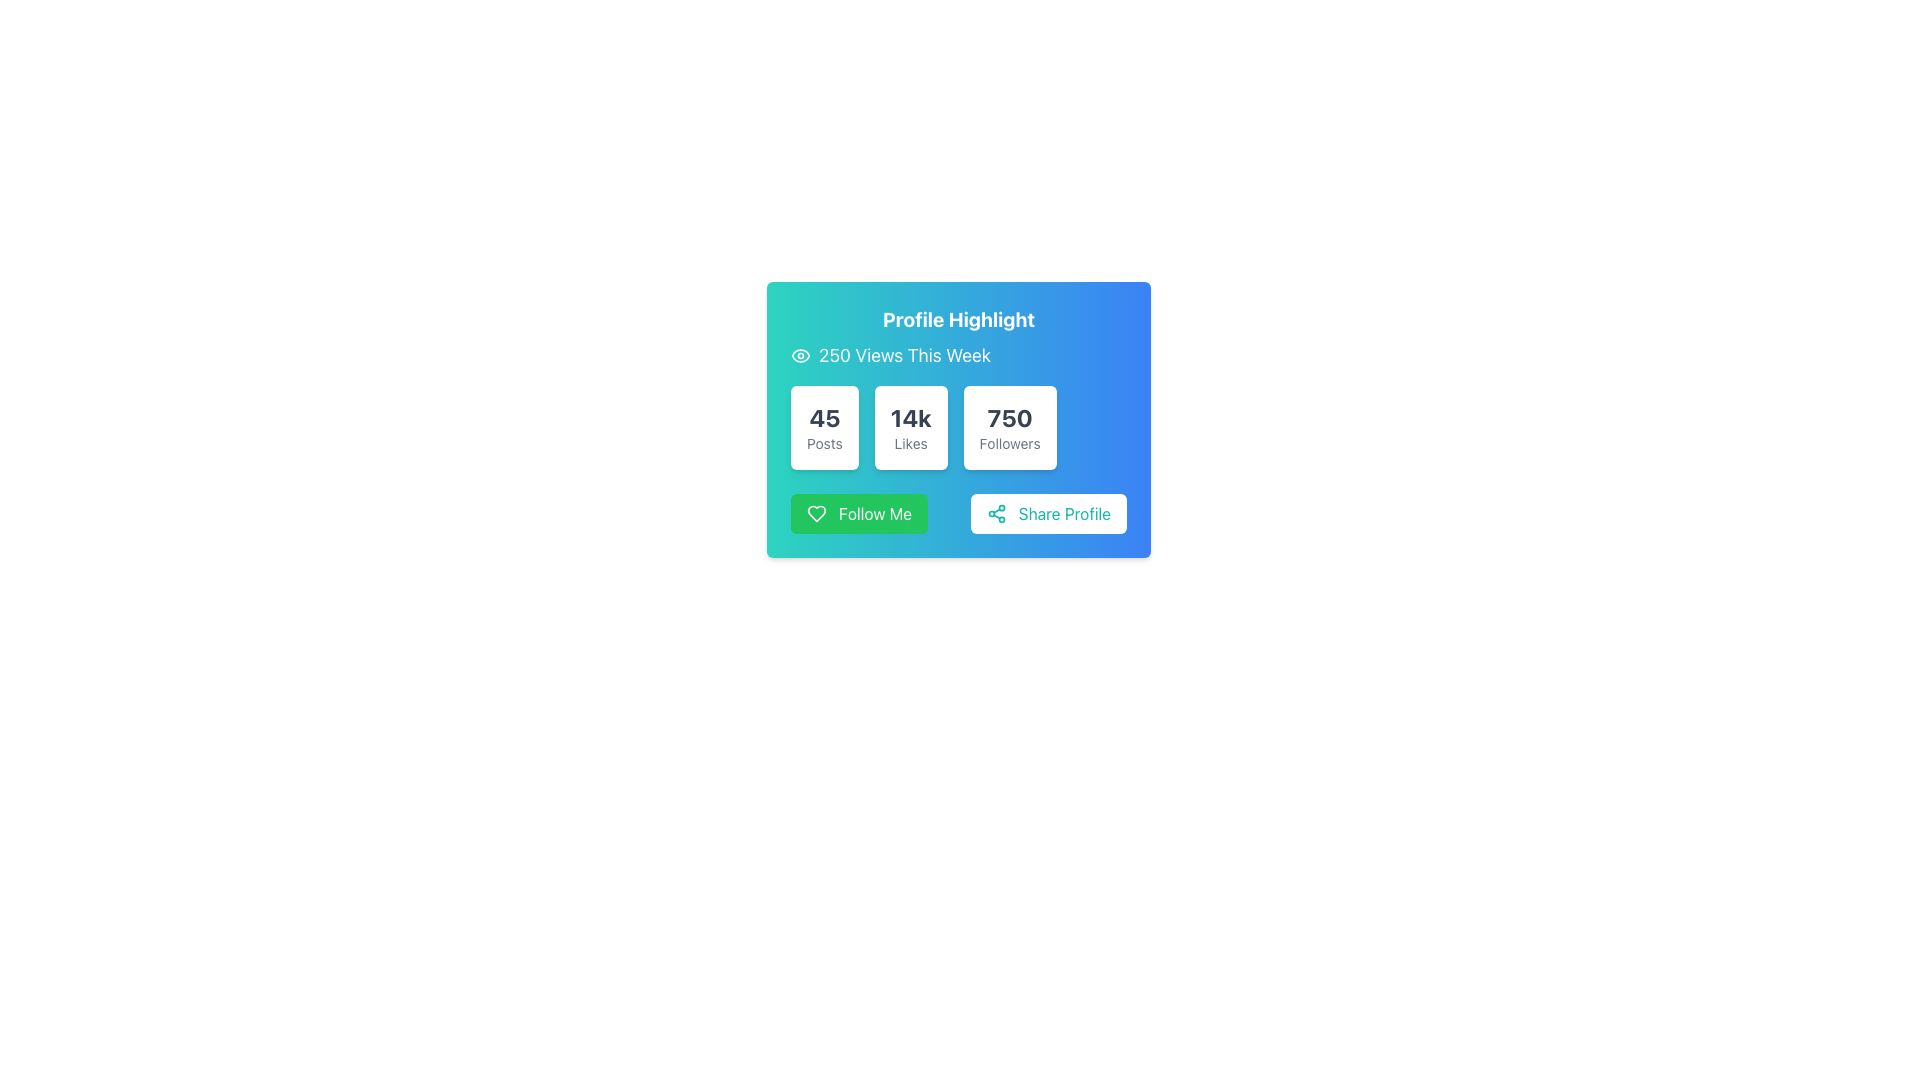 The height and width of the screenshot is (1080, 1920). I want to click on the eye-shaped icon with a turquoise filling, located near the text '250 Views This Week' within a blue gradient card component, so click(801, 354).